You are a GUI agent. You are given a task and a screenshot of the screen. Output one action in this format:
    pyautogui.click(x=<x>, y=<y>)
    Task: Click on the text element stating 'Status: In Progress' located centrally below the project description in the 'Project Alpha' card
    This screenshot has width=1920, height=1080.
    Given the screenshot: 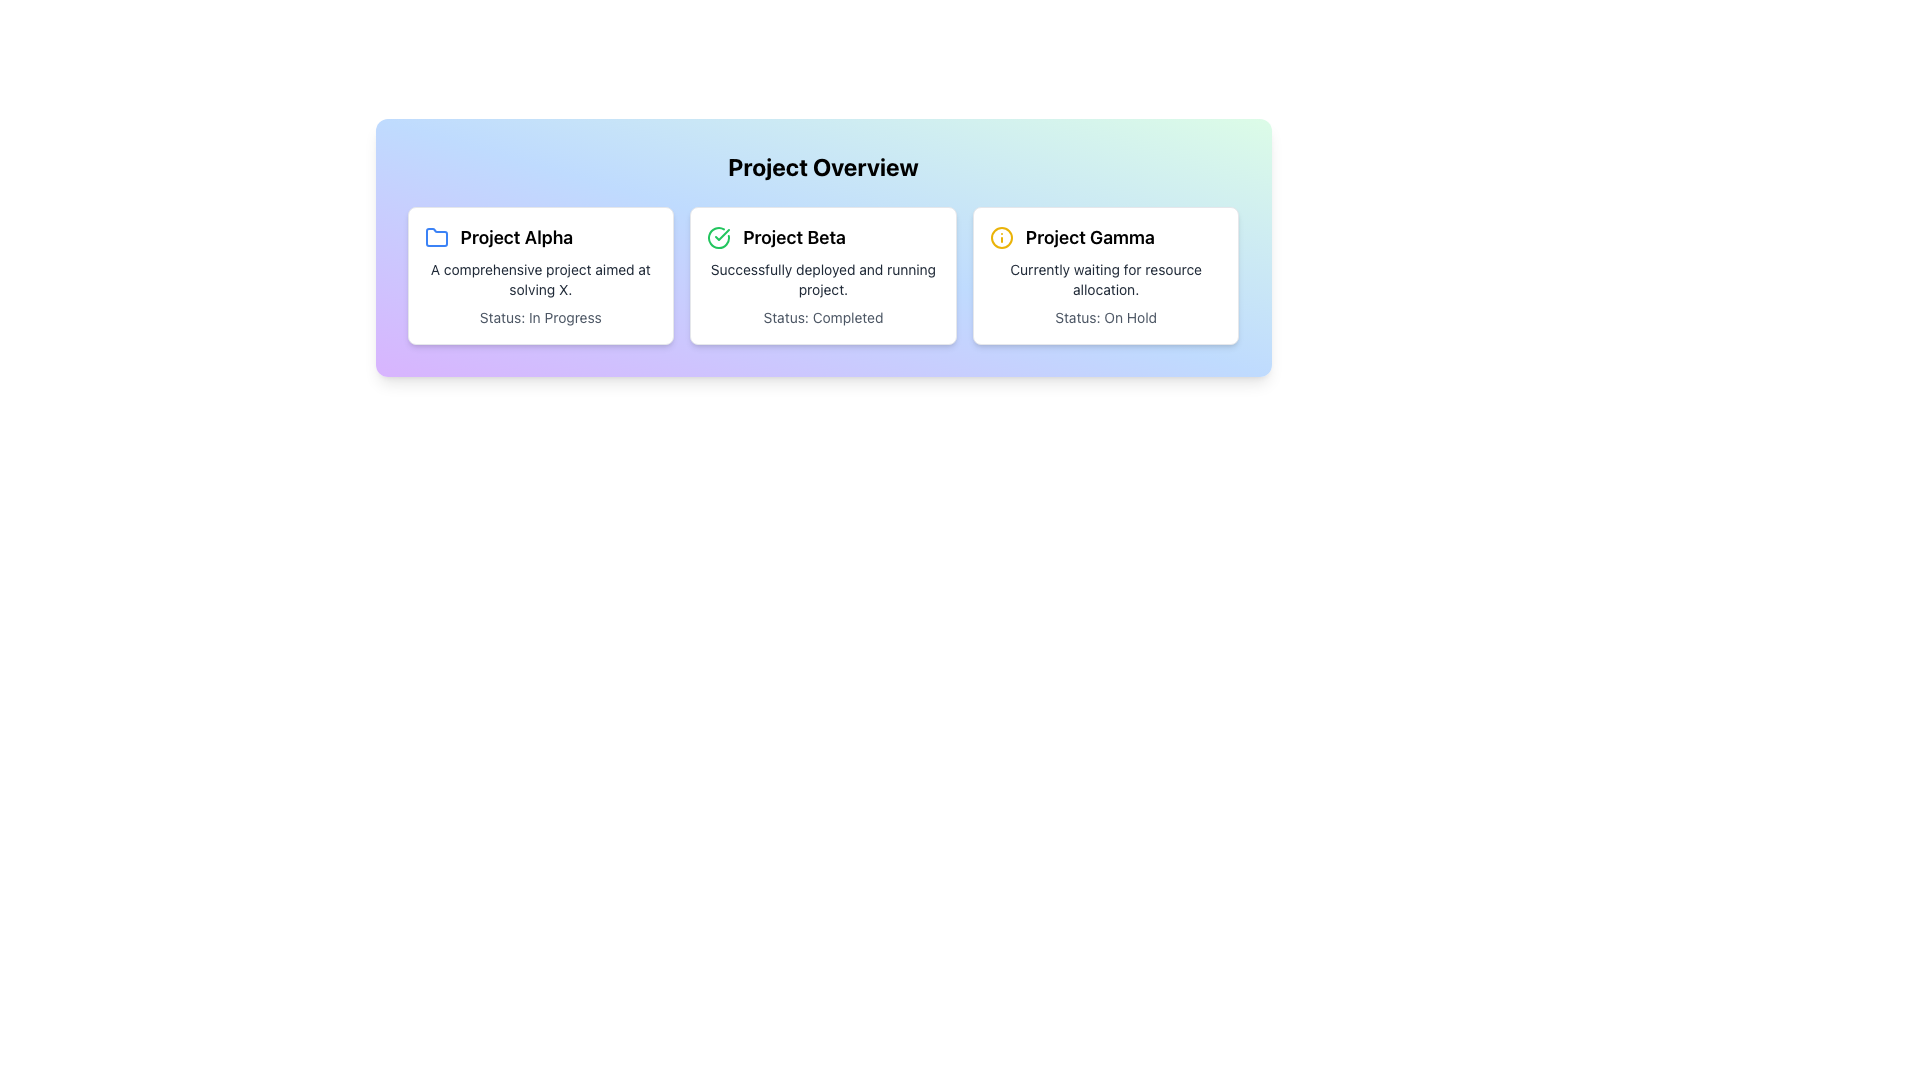 What is the action you would take?
    pyautogui.click(x=540, y=316)
    